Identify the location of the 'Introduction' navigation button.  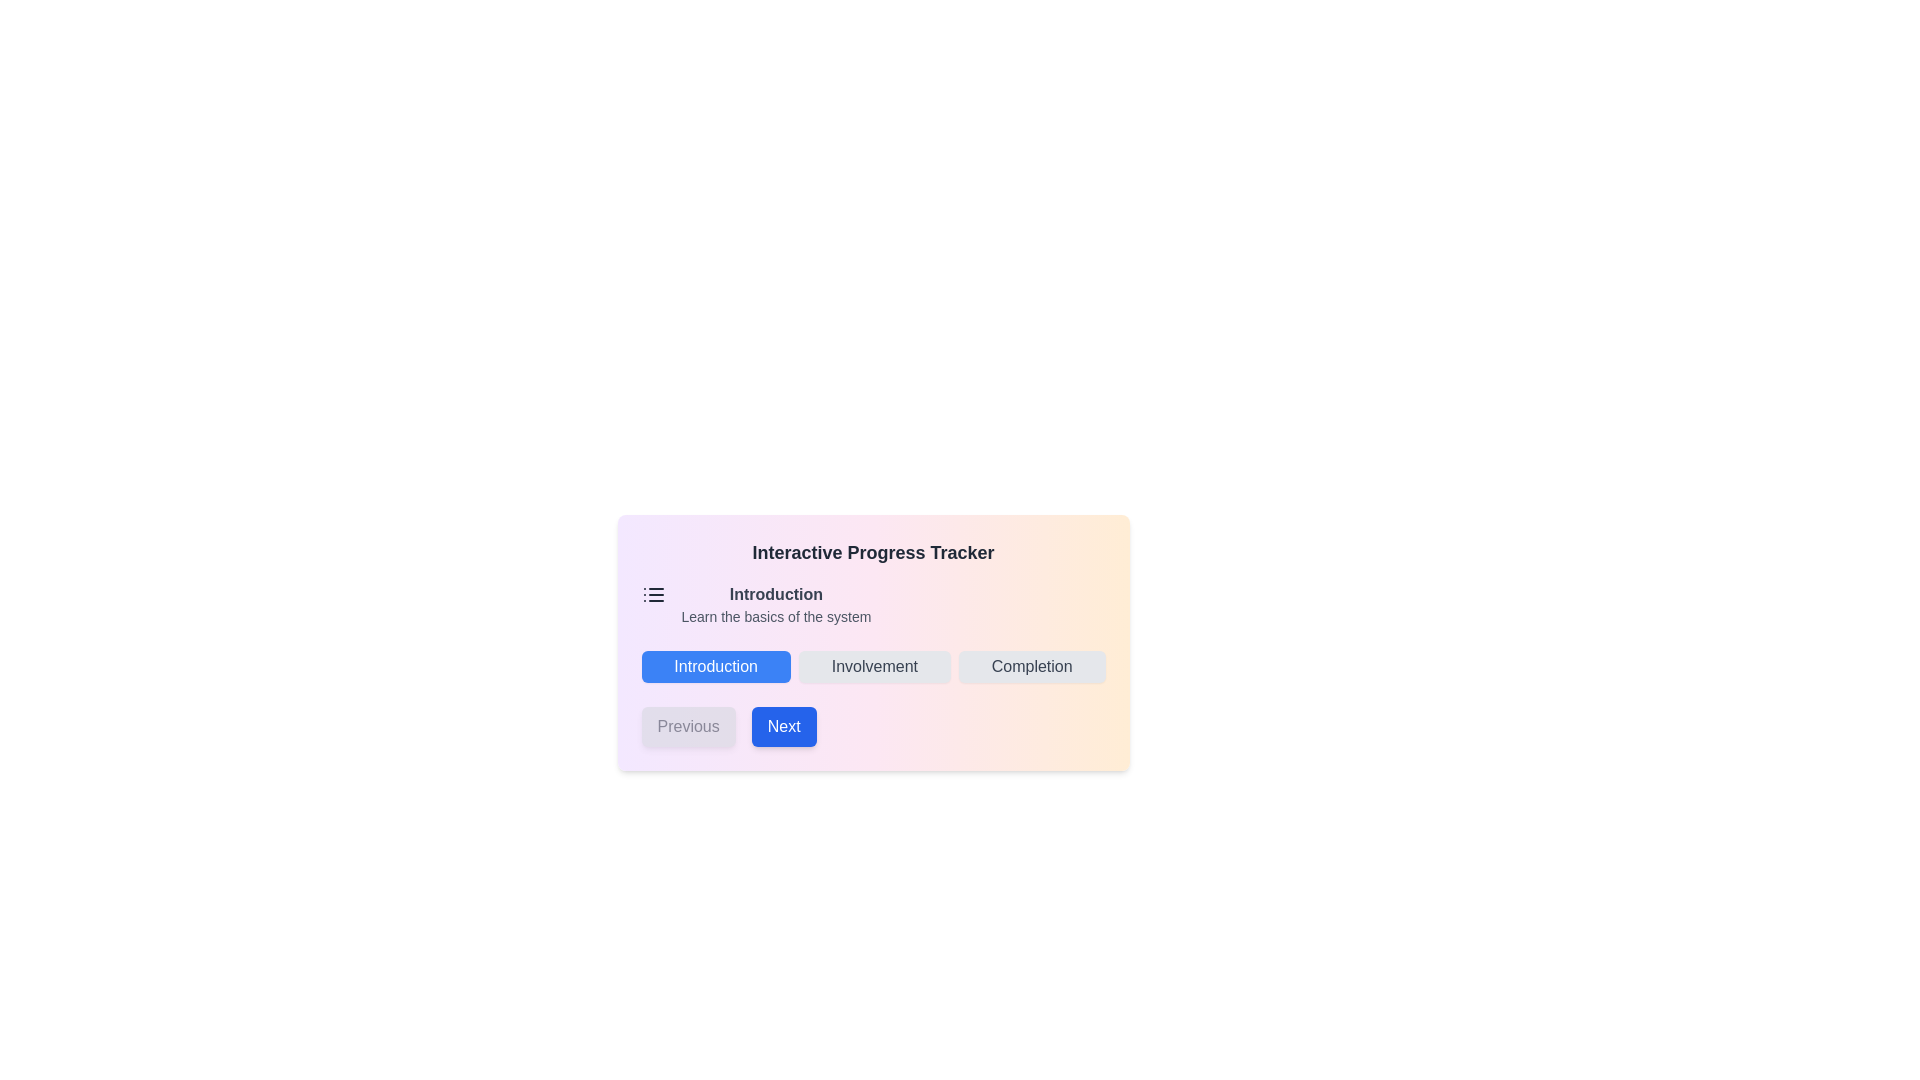
(716, 667).